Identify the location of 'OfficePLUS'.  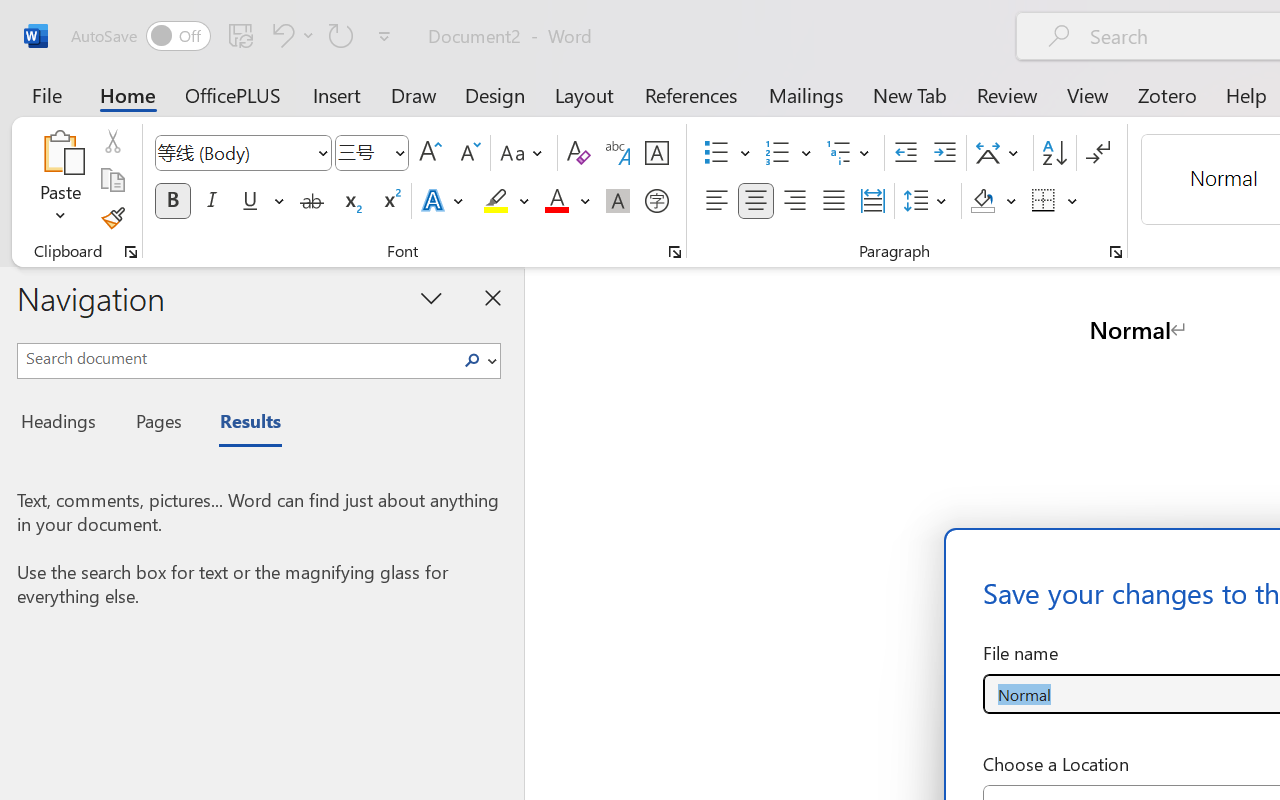
(233, 94).